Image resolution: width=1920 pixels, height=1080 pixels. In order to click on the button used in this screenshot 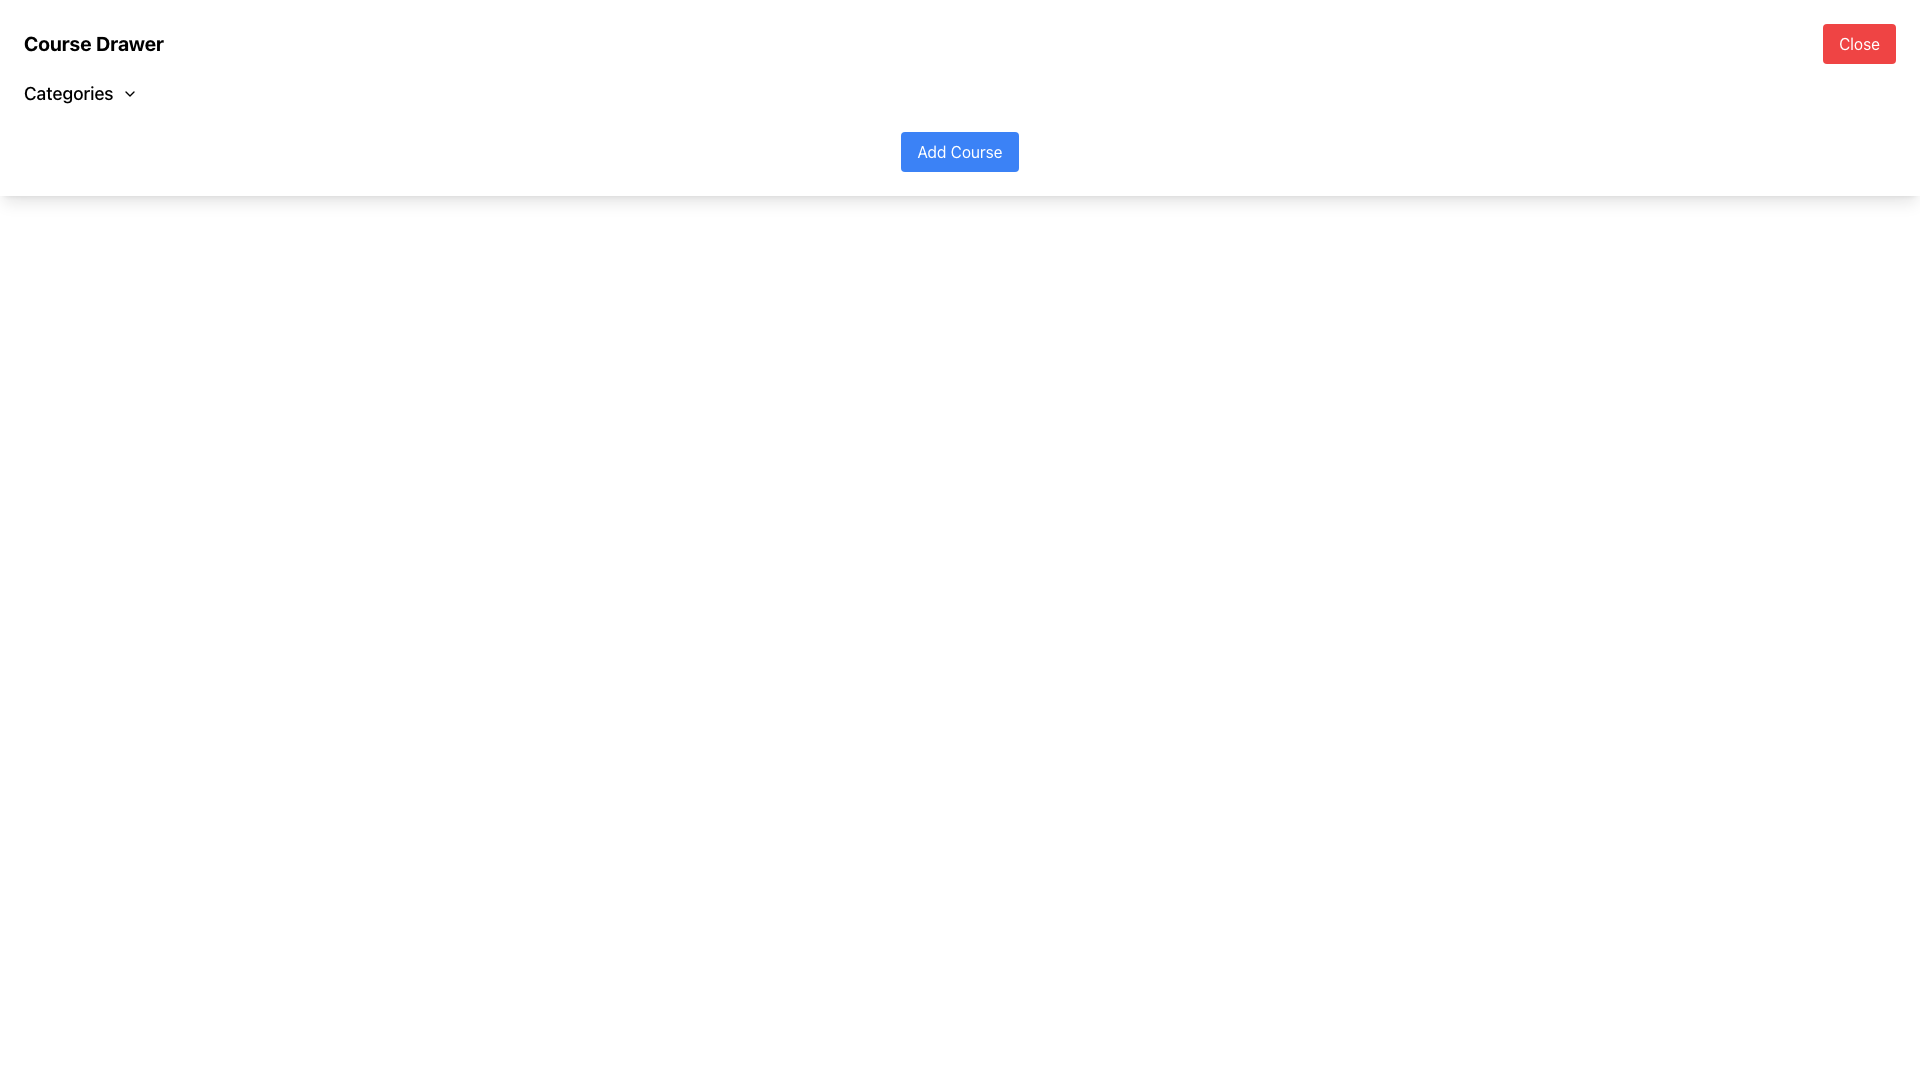, I will do `click(960, 150)`.